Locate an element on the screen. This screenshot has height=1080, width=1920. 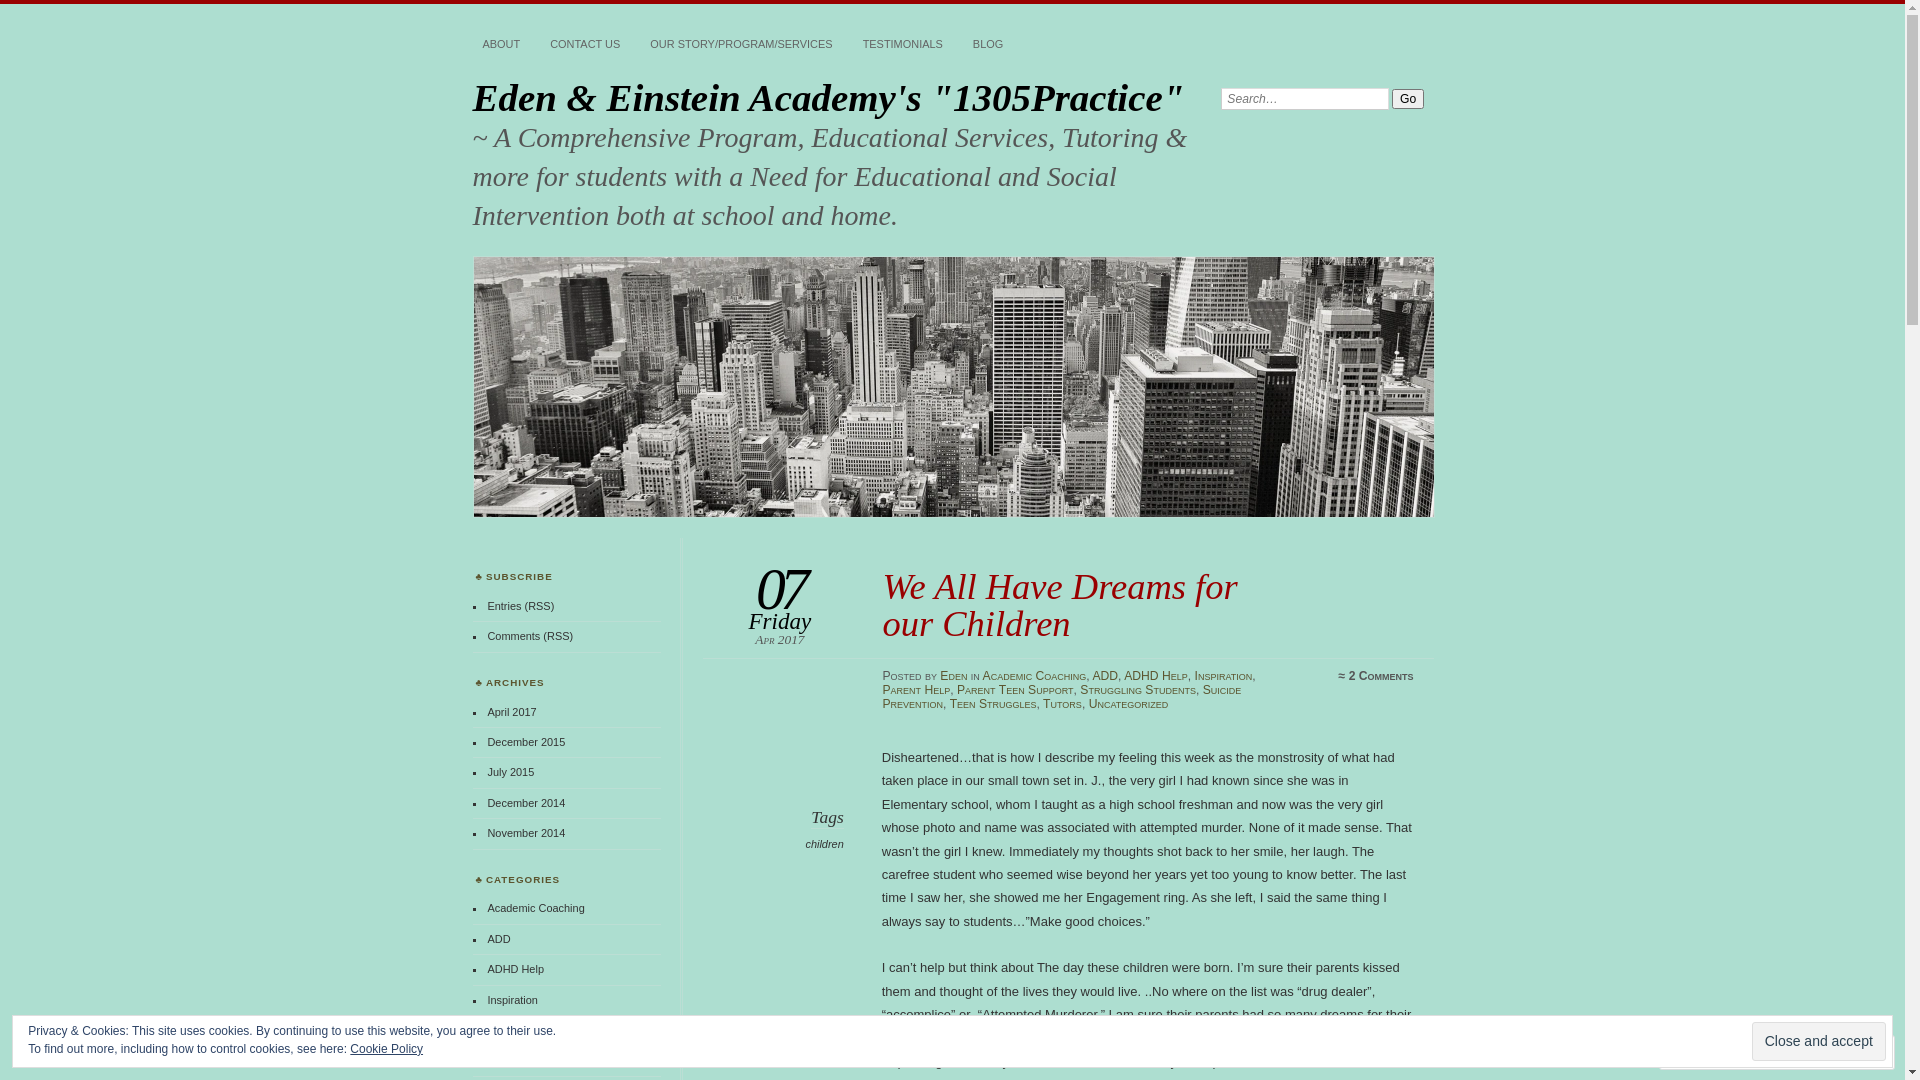
'children' is located at coordinates (824, 844).